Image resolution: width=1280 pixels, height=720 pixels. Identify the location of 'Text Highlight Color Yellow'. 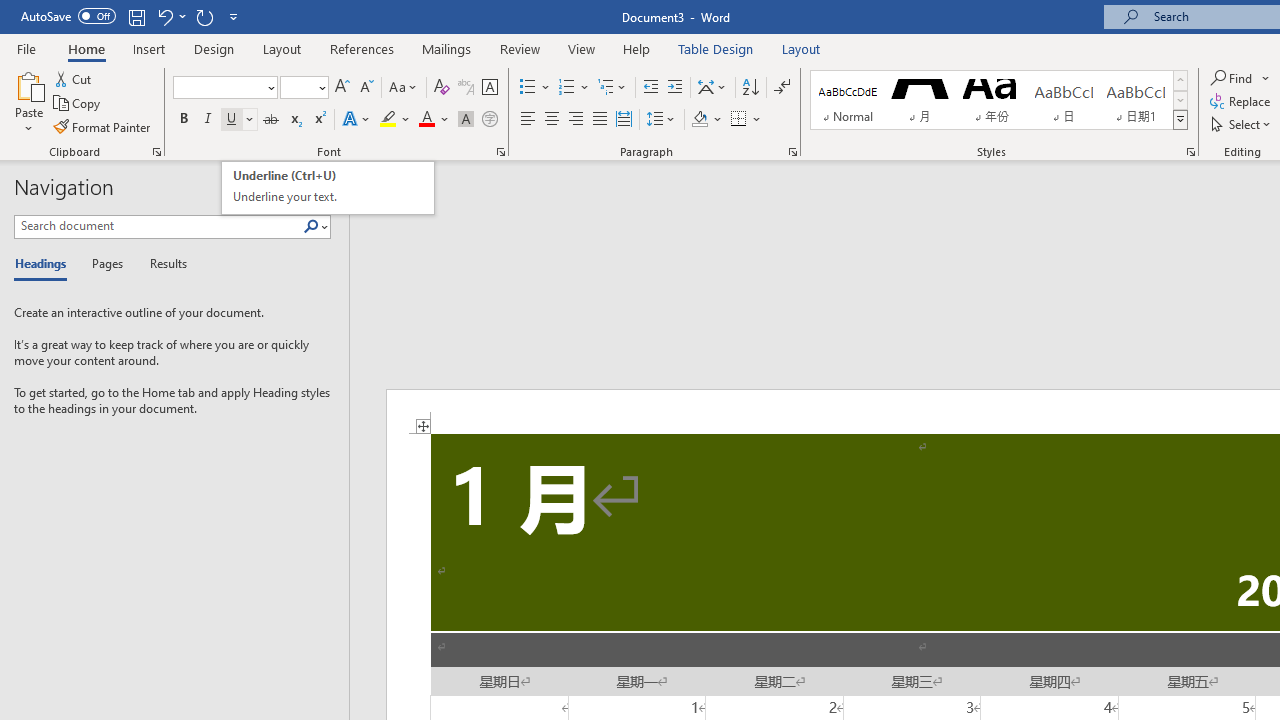
(388, 119).